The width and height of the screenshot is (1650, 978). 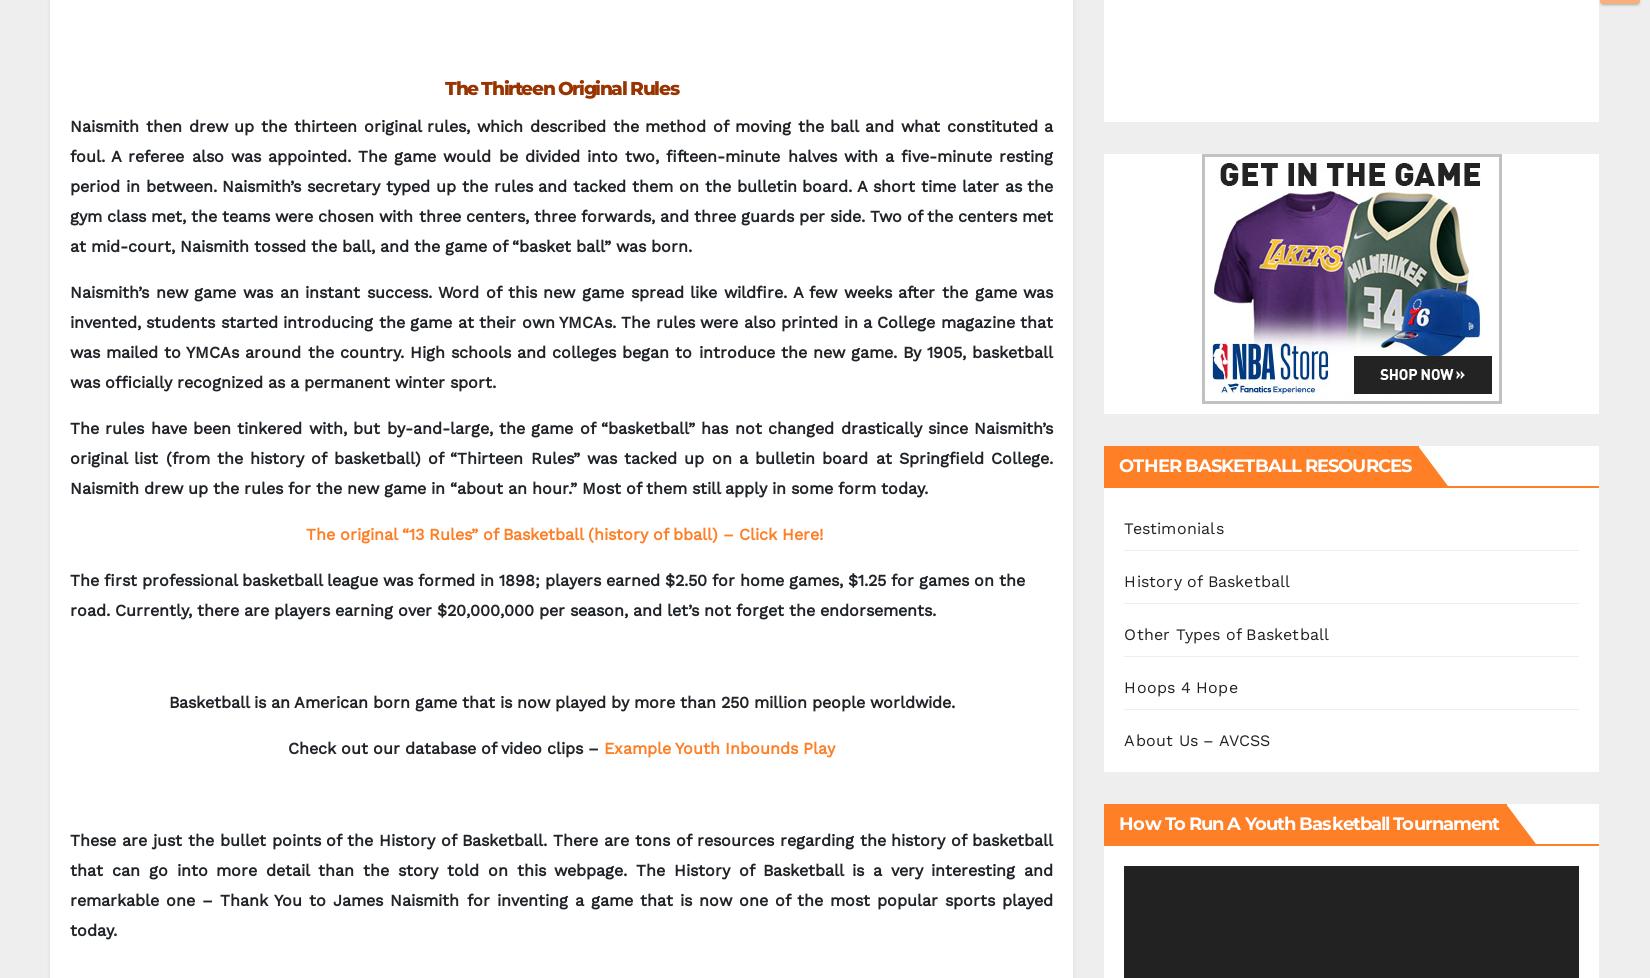 What do you see at coordinates (69, 186) in the screenshot?
I see `'Naismith then drew up the thirteen original rules, which described the method of moving the ball and what constituted a foul. A referee also was appointed. The game would be divided into two, fifteen-minute halves with a five-minute resting period in between. Naismith’s secretary typed up the rules and tacked them on the bulletin board. A short time later as the gym class met, the teams were chosen with three centers, three forwards, and three guards per side. Two of the centers met at mid-court, Naismith tossed the ball, and the game of “basket ball” was born.'` at bounding box center [69, 186].